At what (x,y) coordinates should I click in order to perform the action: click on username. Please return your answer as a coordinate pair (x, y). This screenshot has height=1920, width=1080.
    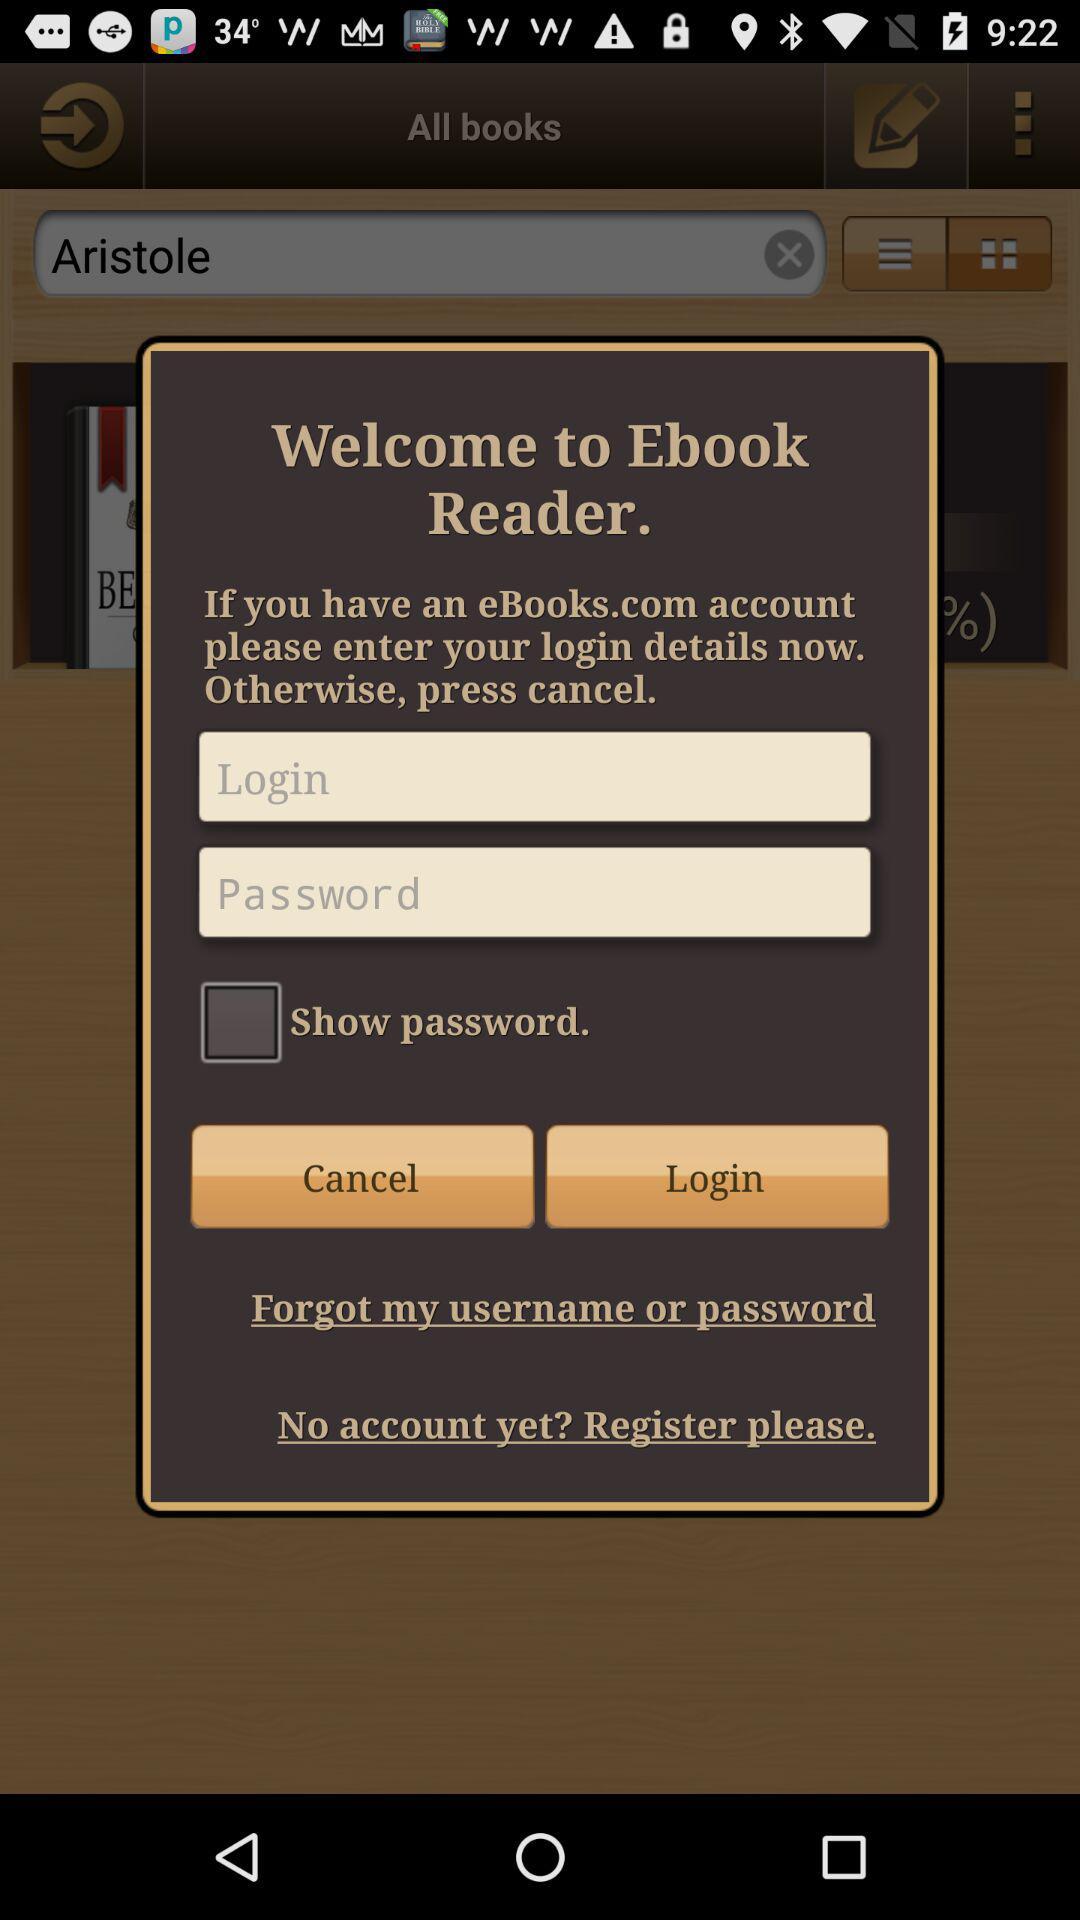
    Looking at the image, I should click on (540, 783).